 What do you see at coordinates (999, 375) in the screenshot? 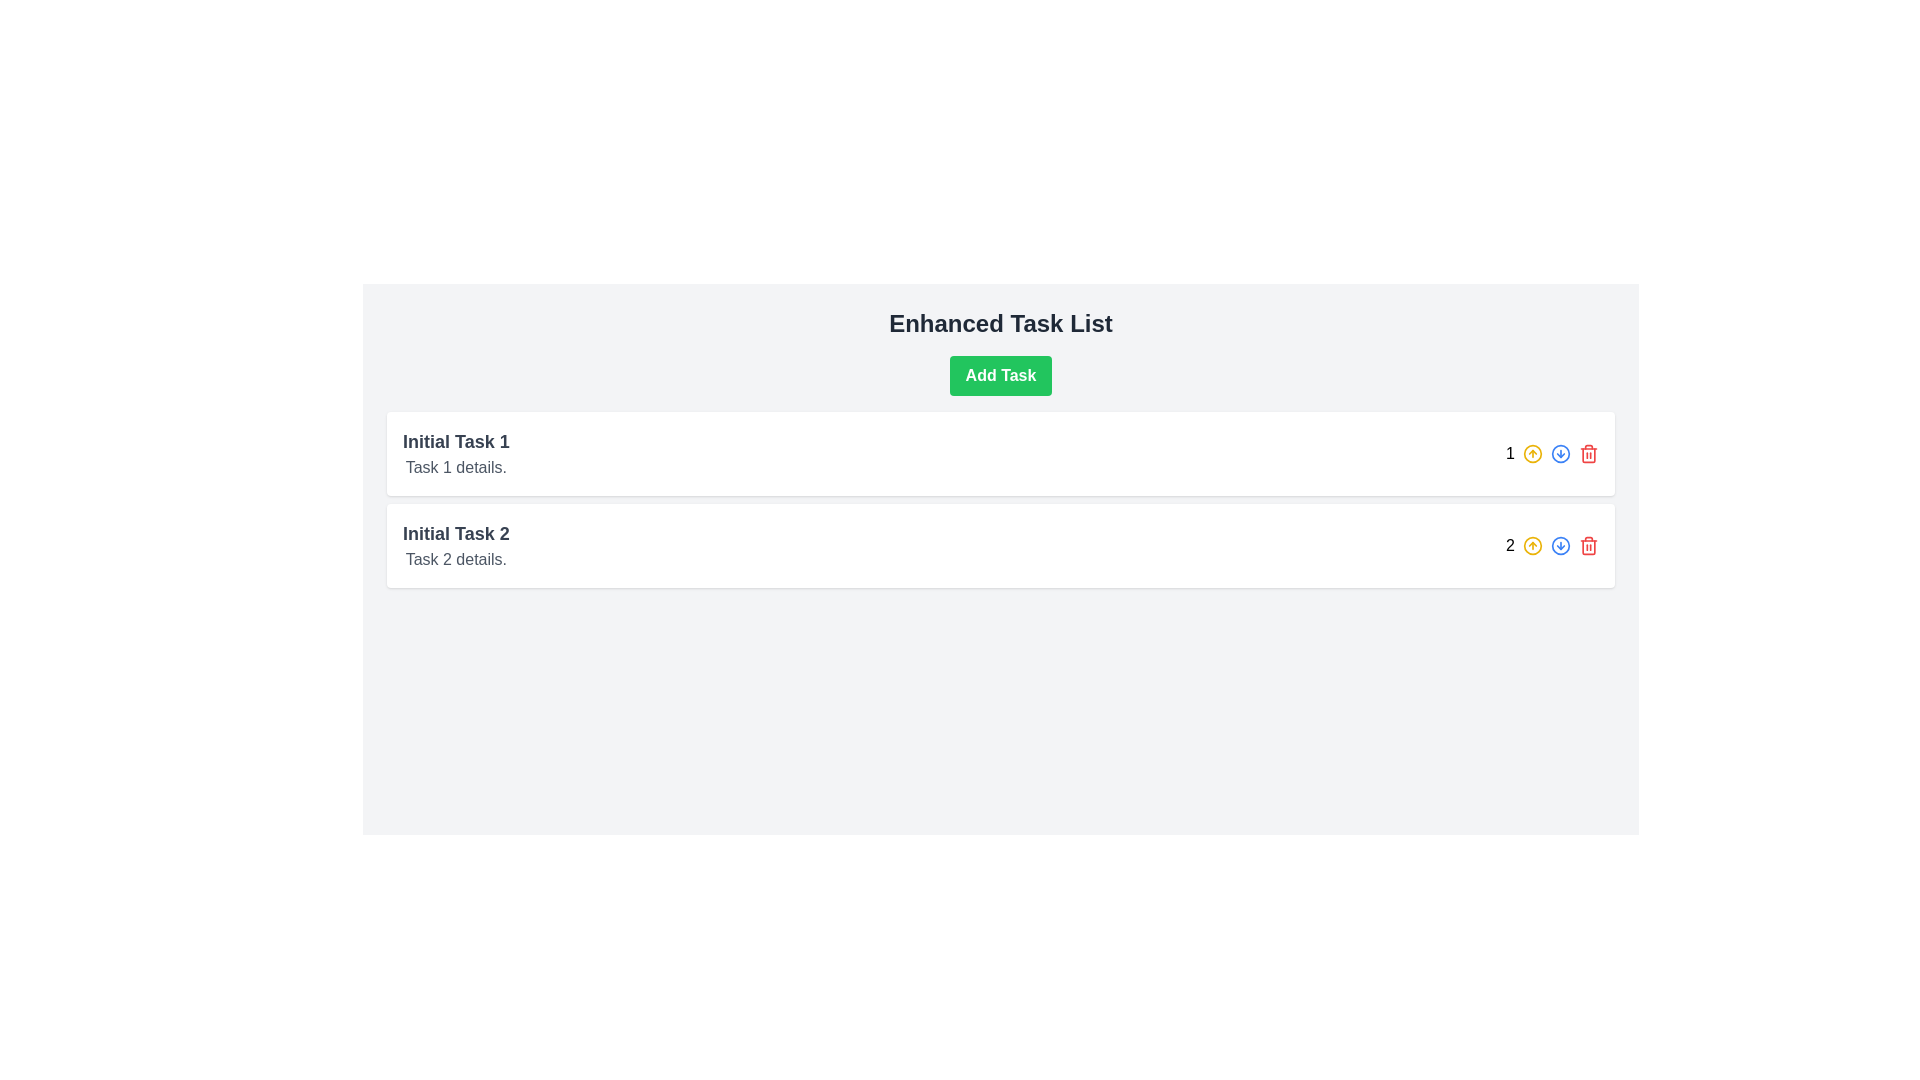
I see `the green button labeled 'Add Task' located centrally below the header 'Enhanced Task List'` at bounding box center [999, 375].